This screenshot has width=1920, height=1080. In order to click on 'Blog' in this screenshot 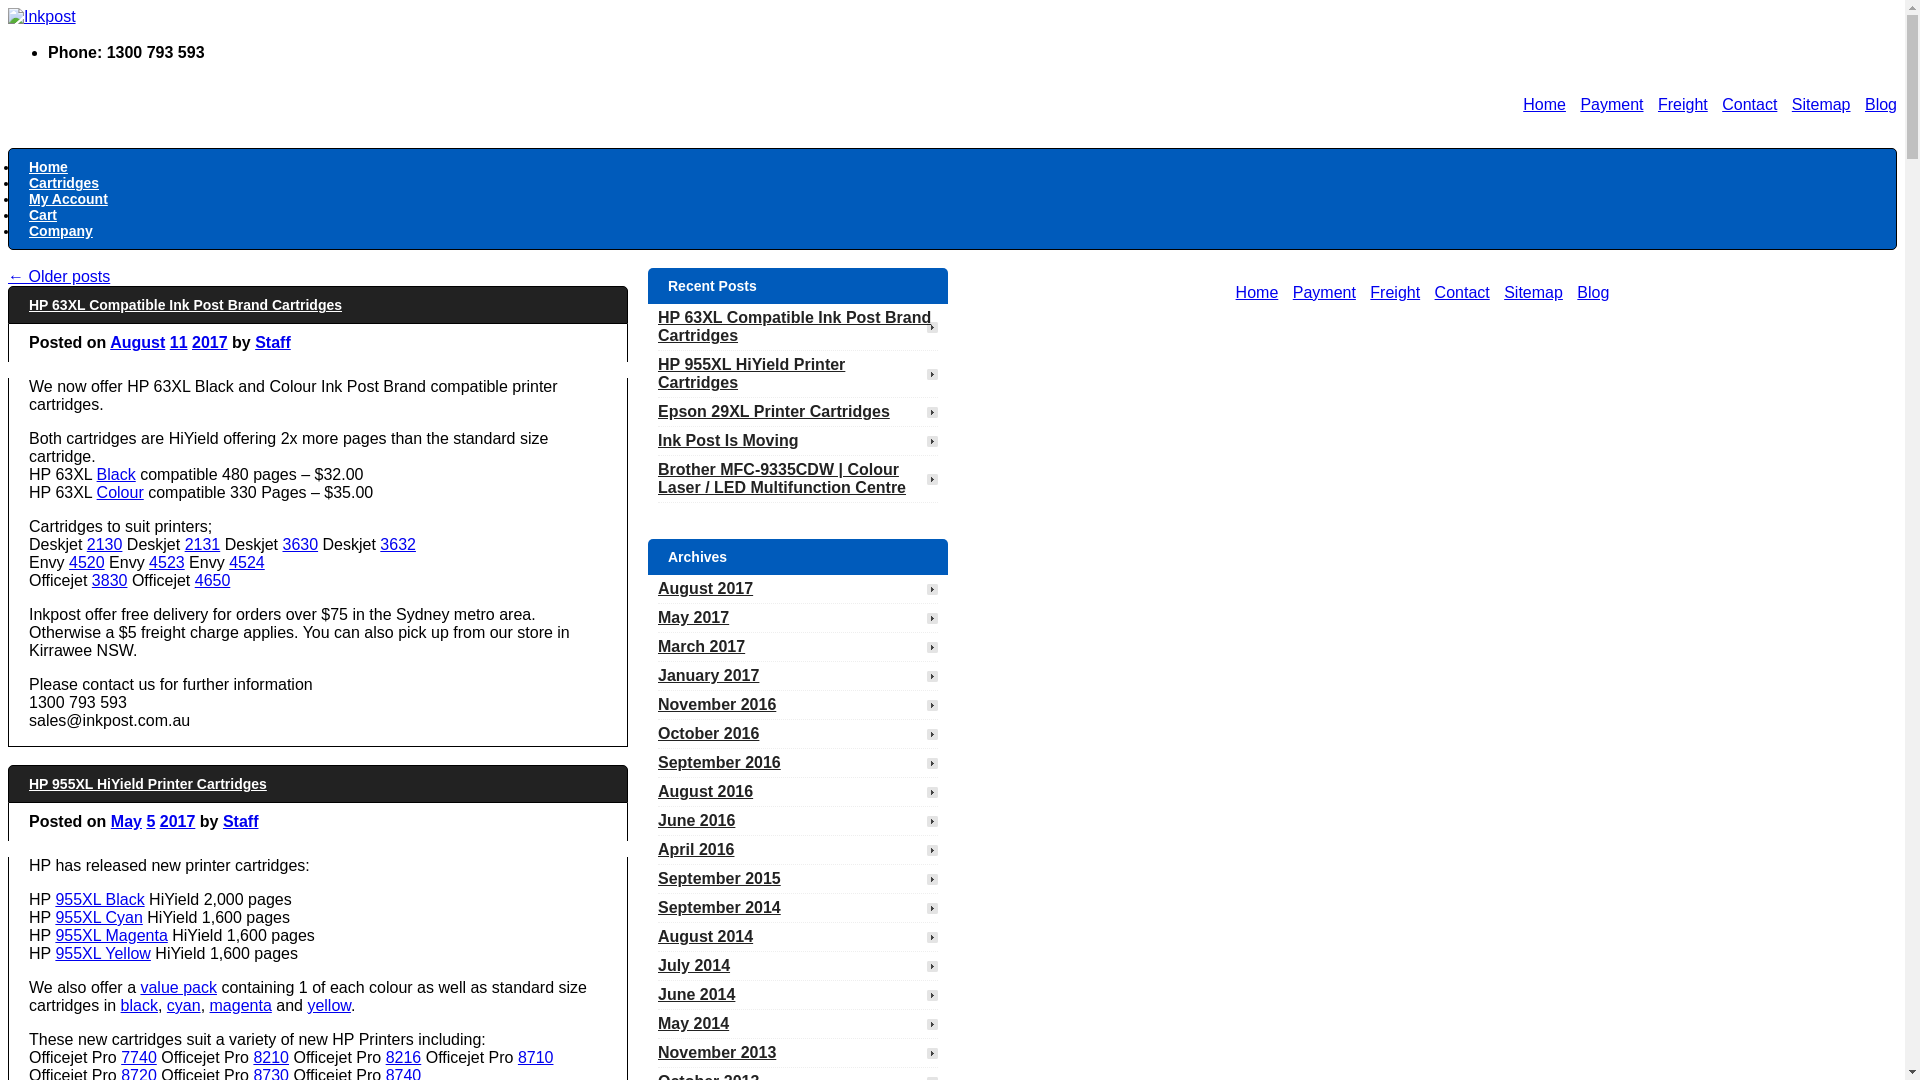, I will do `click(1864, 104)`.